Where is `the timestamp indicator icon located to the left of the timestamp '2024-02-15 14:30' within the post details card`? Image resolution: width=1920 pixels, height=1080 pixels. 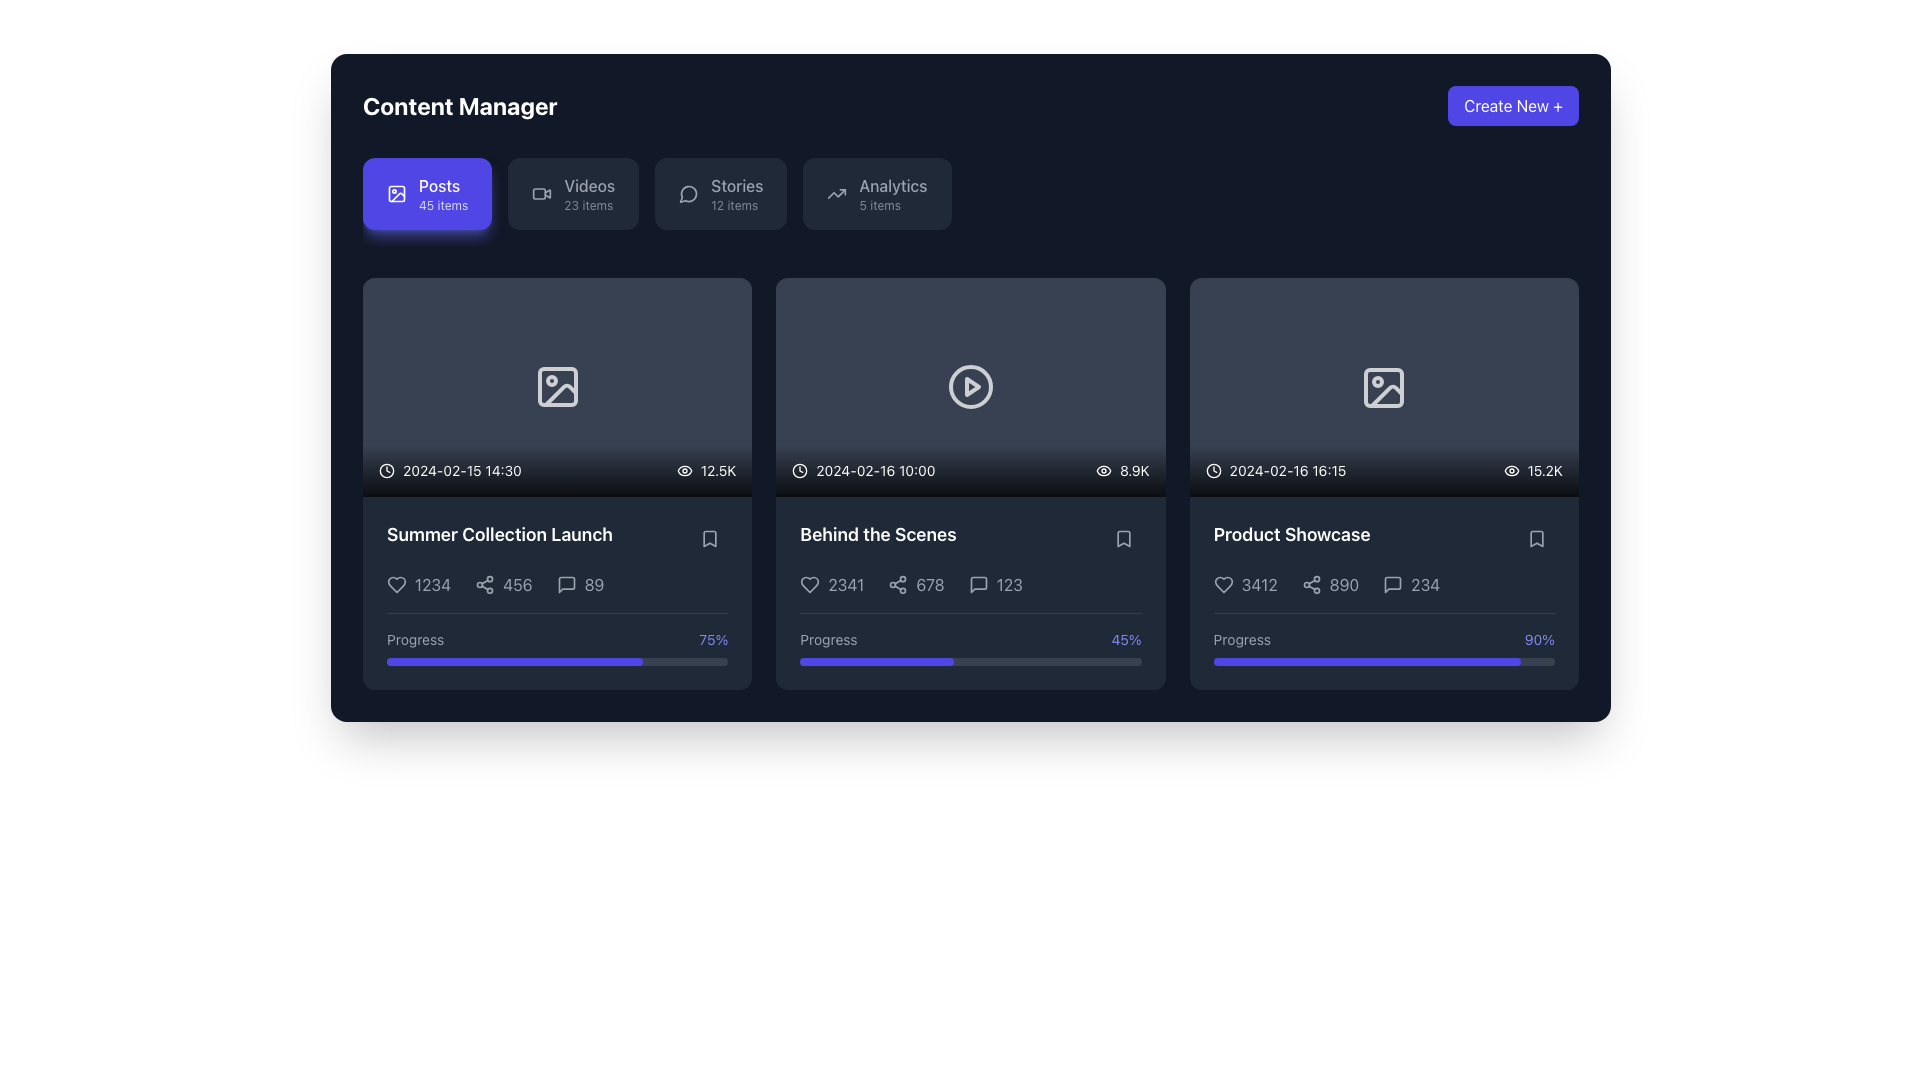
the timestamp indicator icon located to the left of the timestamp '2024-02-15 14:30' within the post details card is located at coordinates (387, 470).